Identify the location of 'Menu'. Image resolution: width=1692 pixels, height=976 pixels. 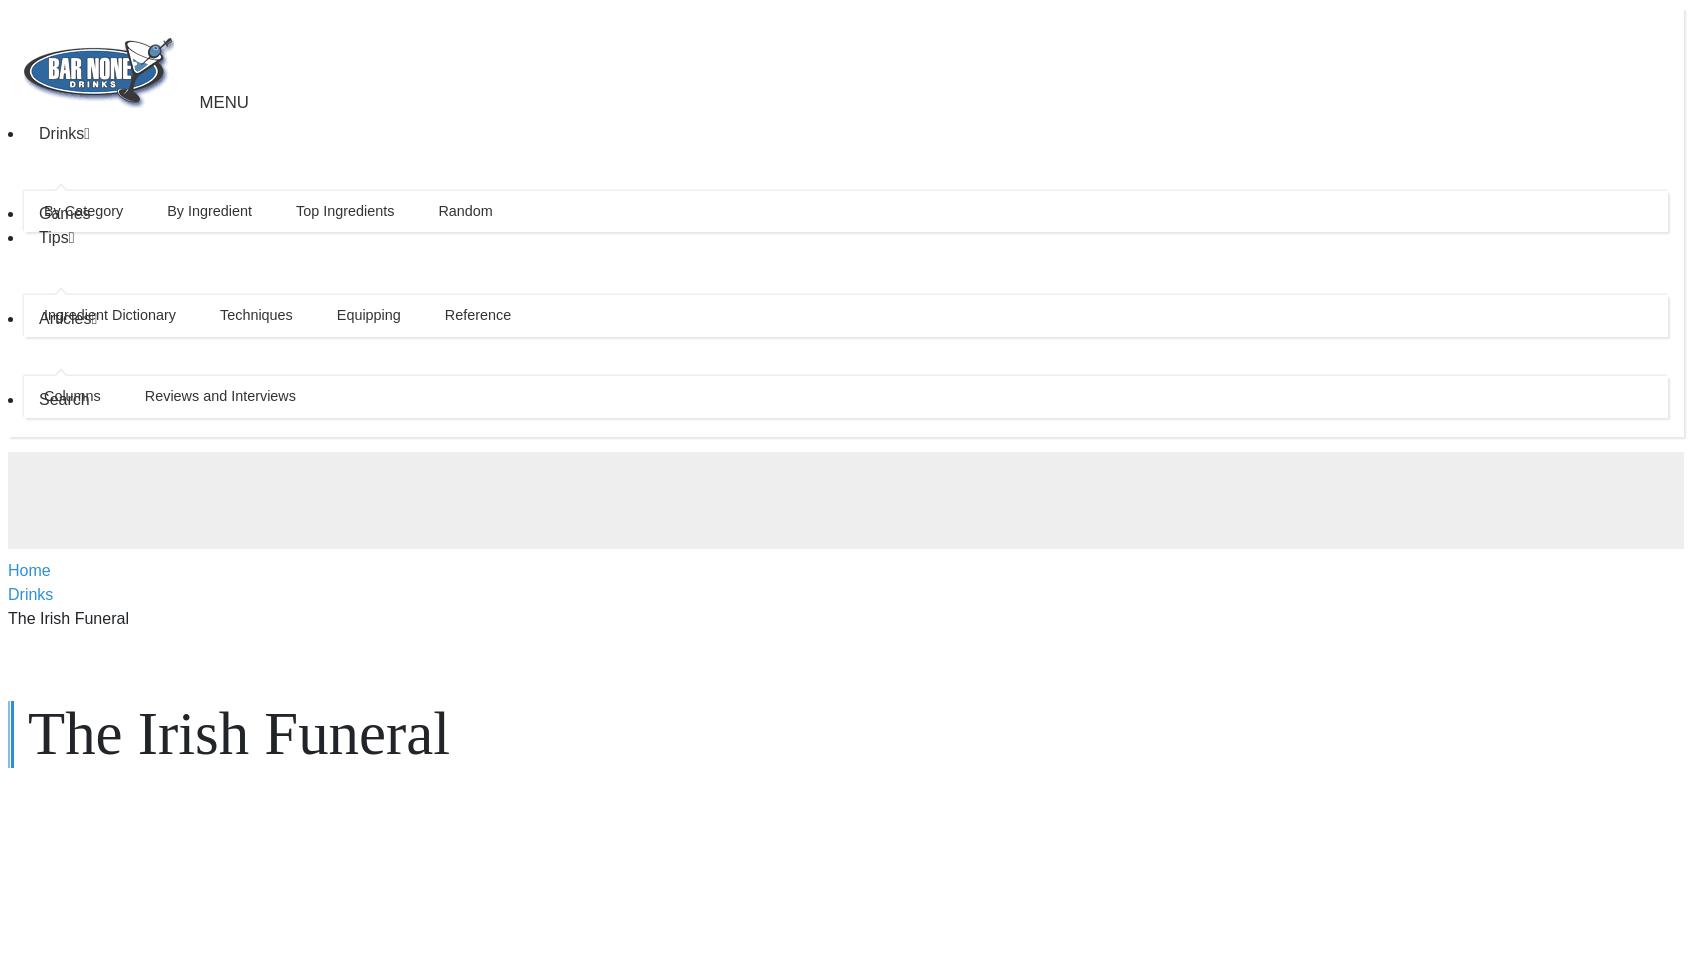
(197, 102).